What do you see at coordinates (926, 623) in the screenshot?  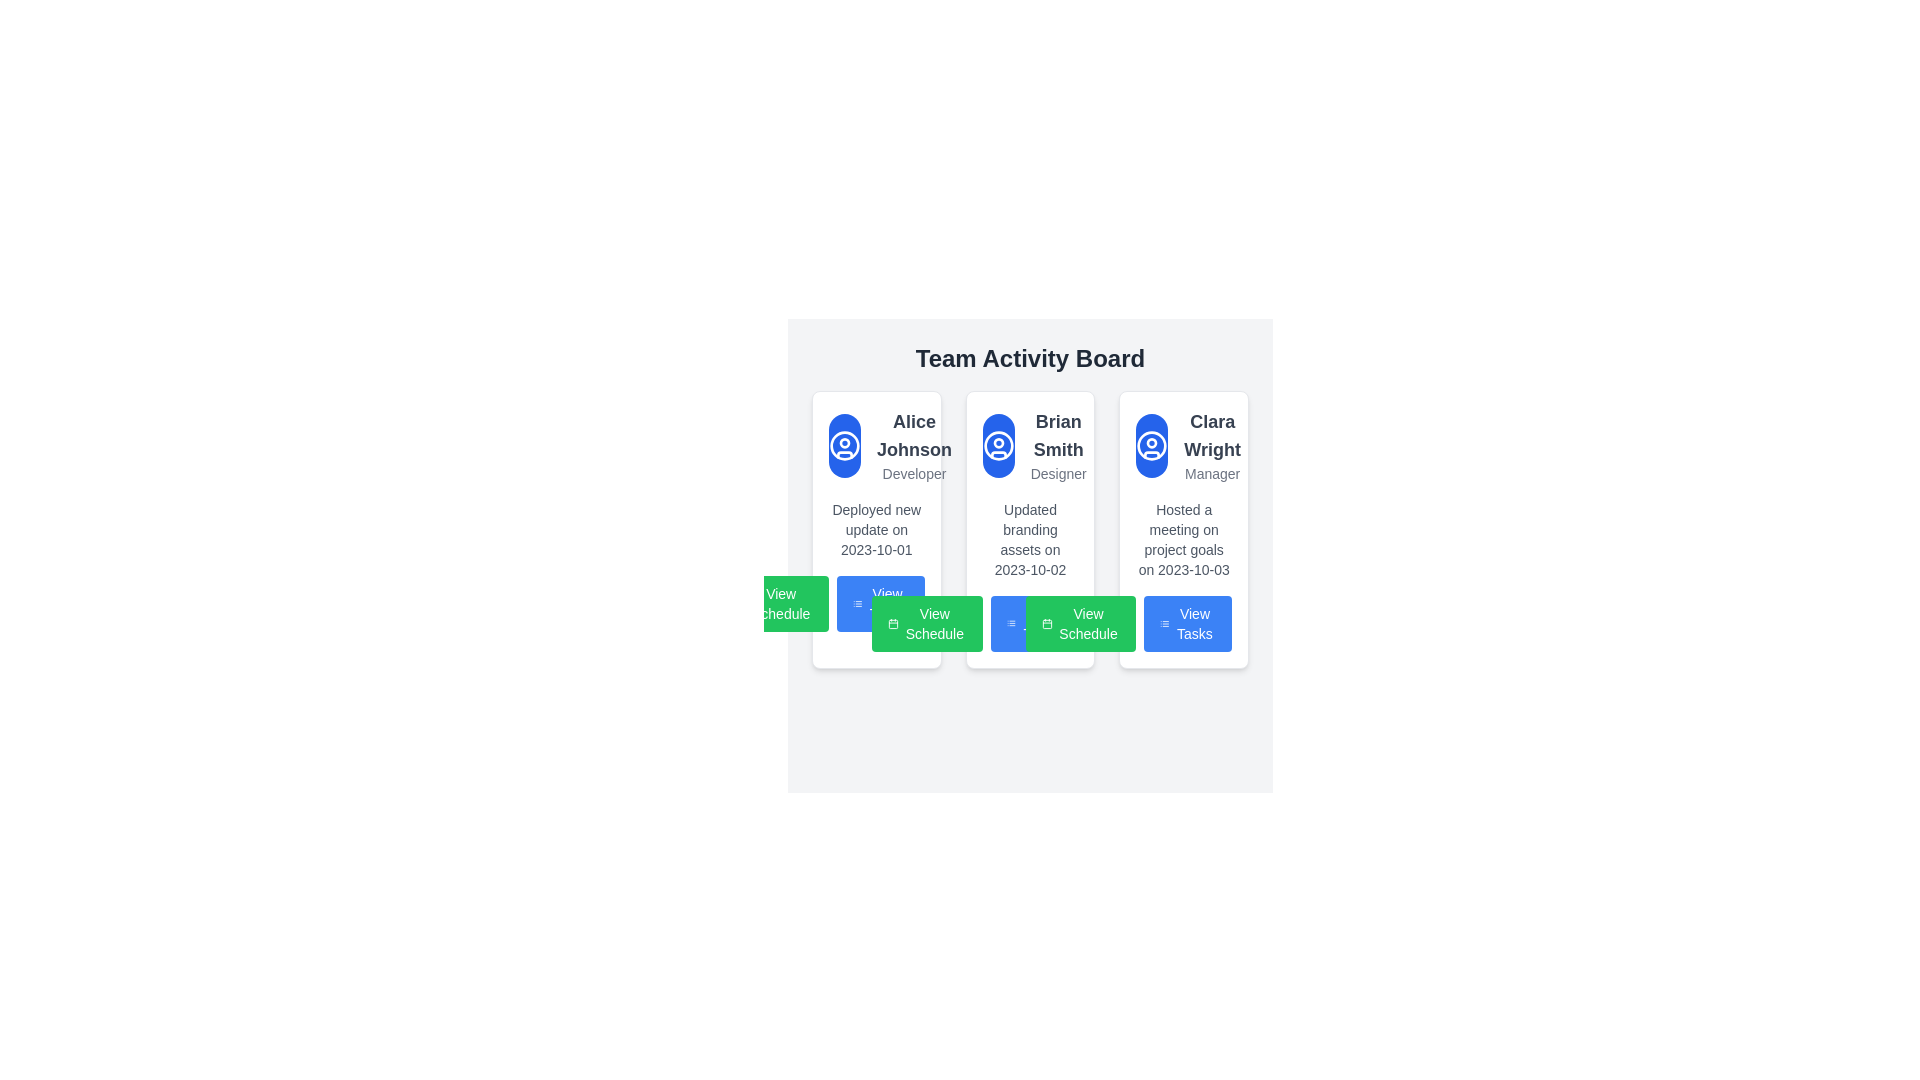 I see `the 'View Schedule' button` at bounding box center [926, 623].